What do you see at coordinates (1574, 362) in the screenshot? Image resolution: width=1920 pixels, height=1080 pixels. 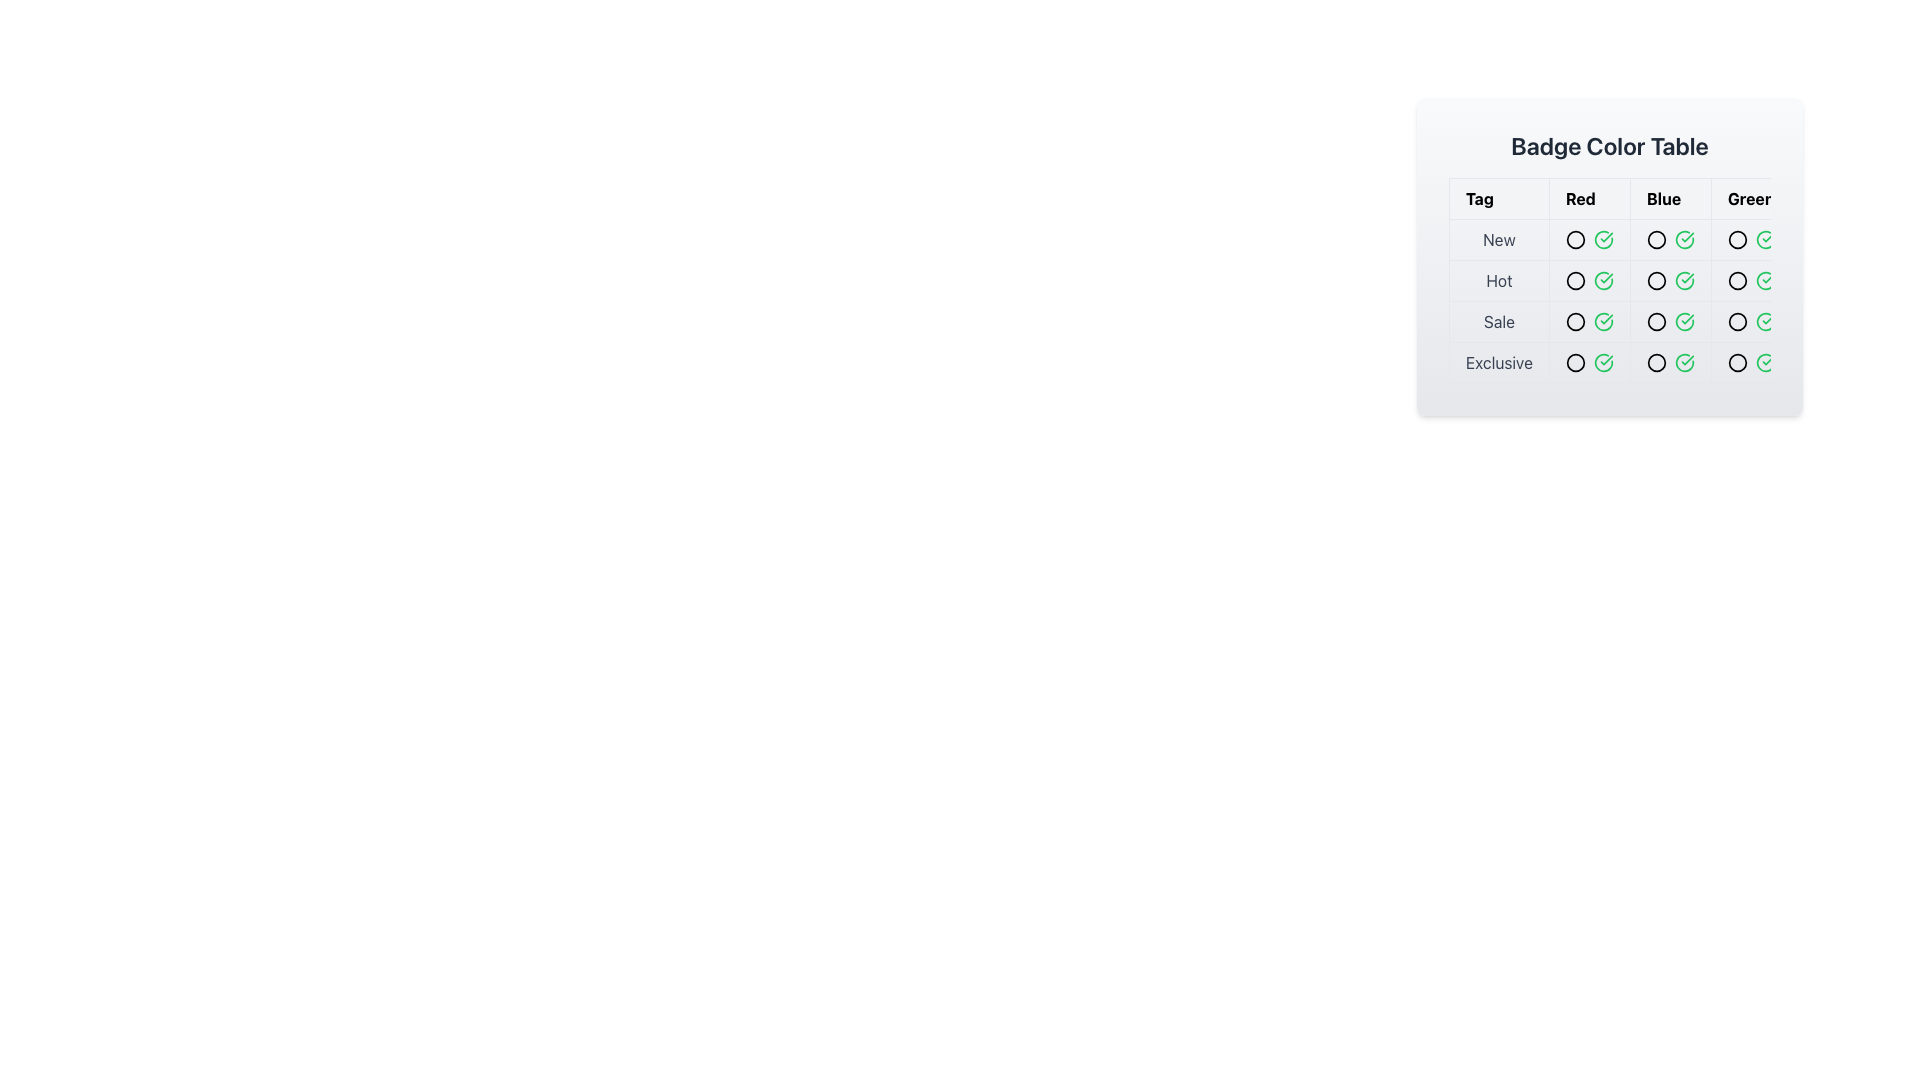 I see `the circular red icon with a black border located in the 'Red' column and 'Exclusive' row of the 'Badge Color Table'` at bounding box center [1574, 362].